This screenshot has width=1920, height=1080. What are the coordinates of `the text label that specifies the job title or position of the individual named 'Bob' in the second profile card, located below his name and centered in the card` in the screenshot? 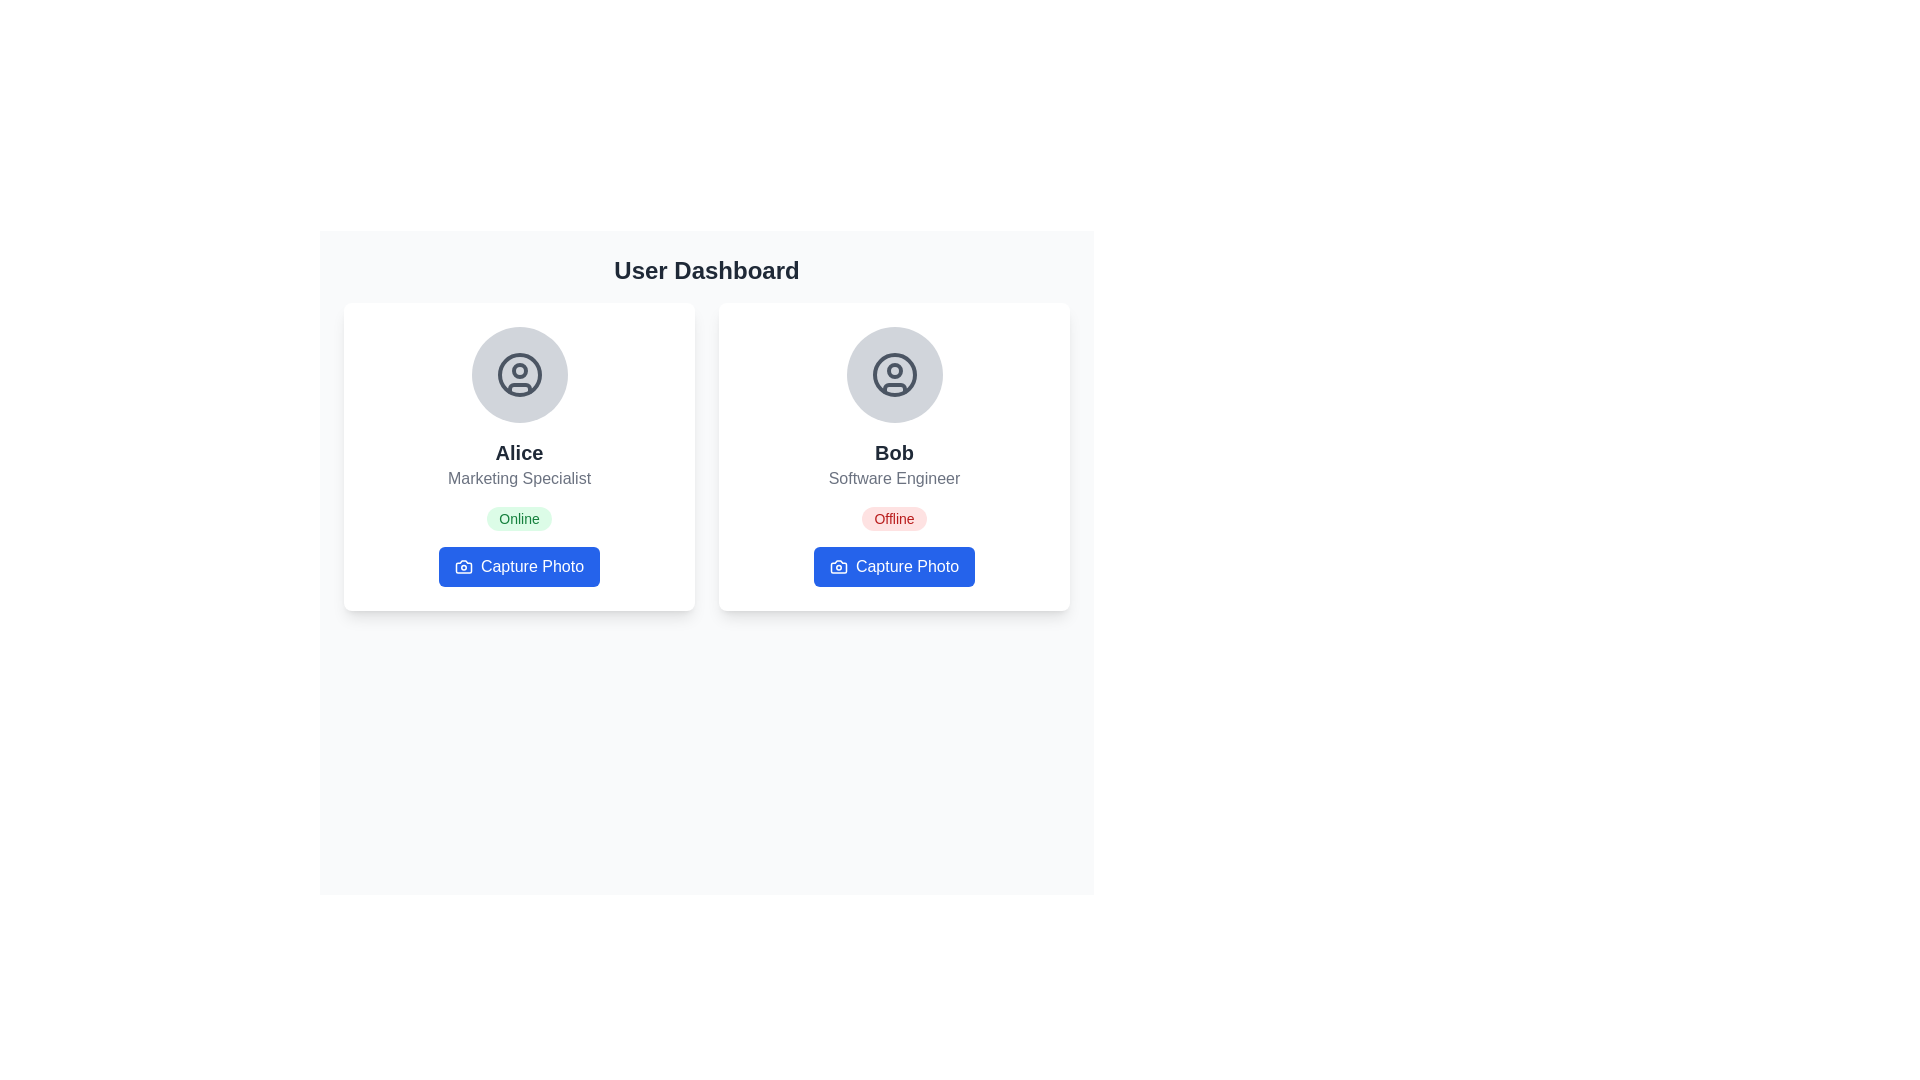 It's located at (893, 478).